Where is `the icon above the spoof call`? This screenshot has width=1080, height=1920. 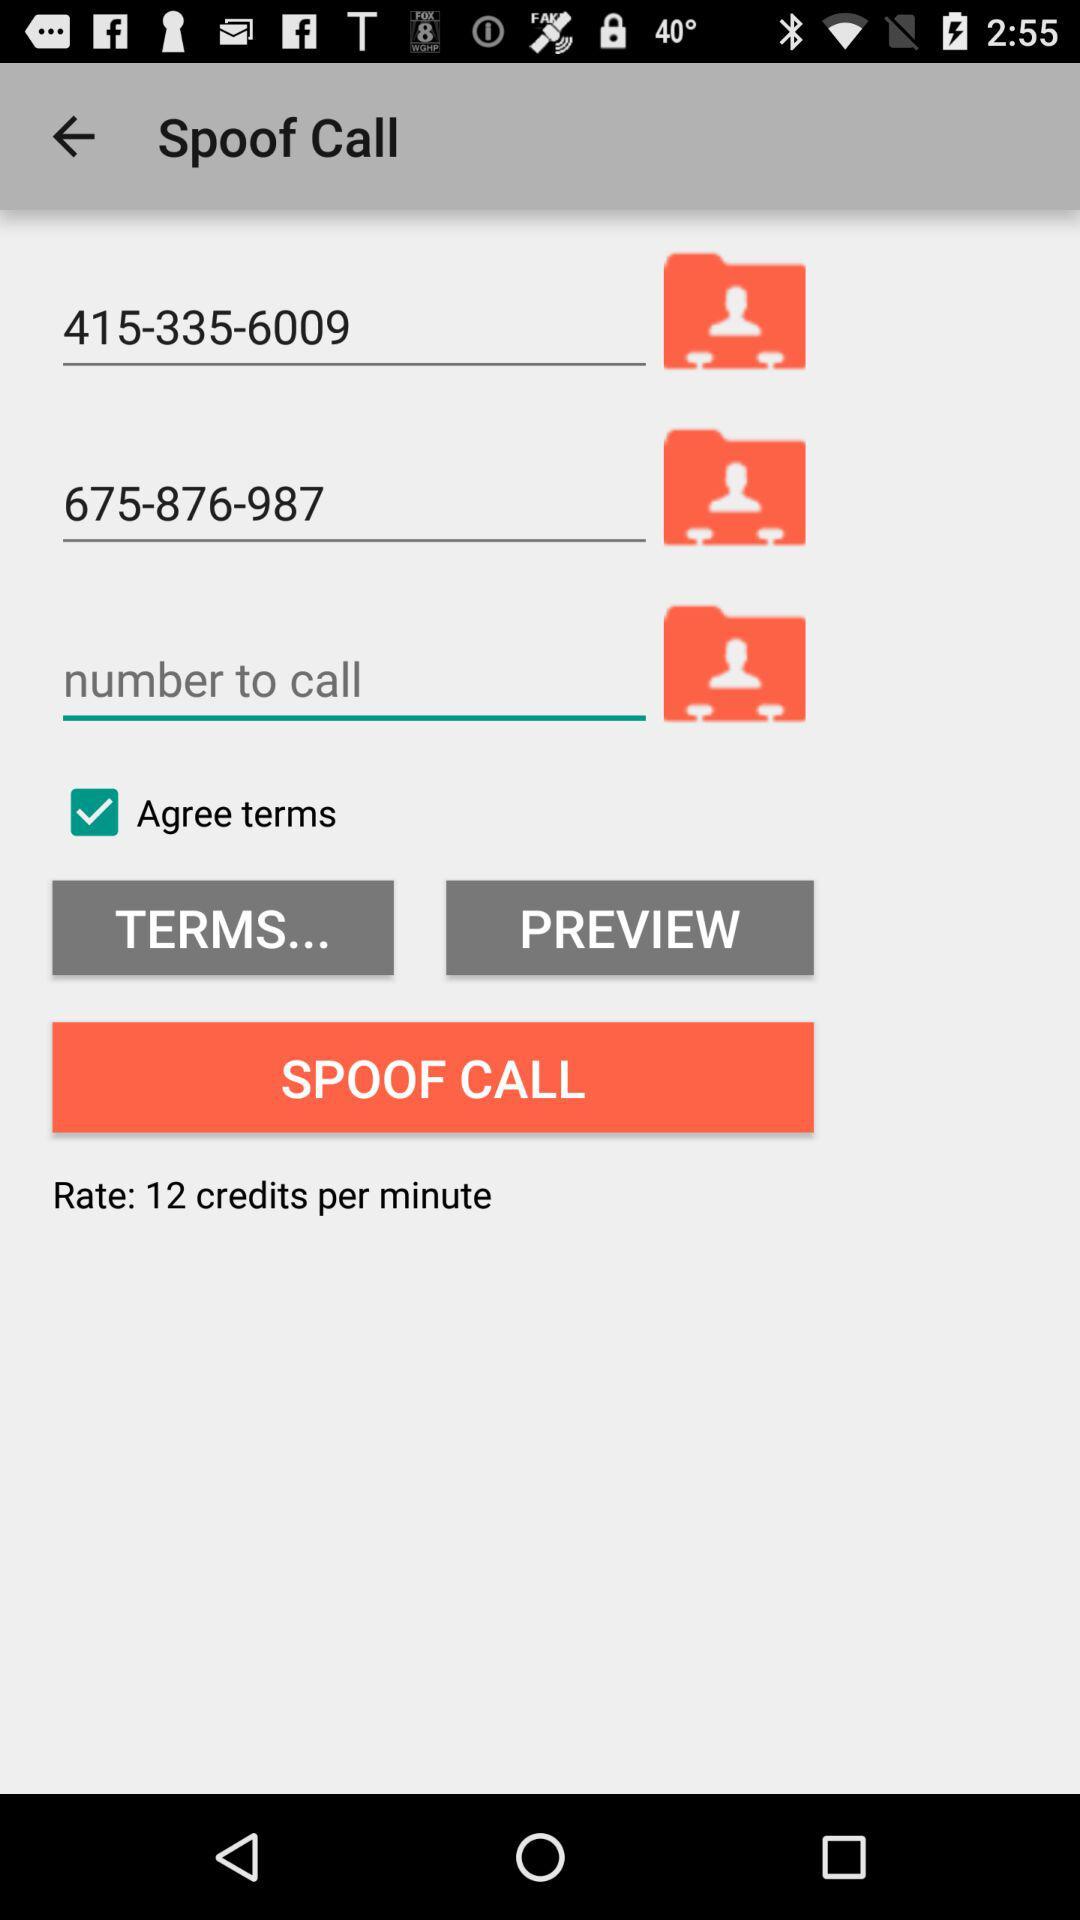
the icon above the spoof call is located at coordinates (628, 926).